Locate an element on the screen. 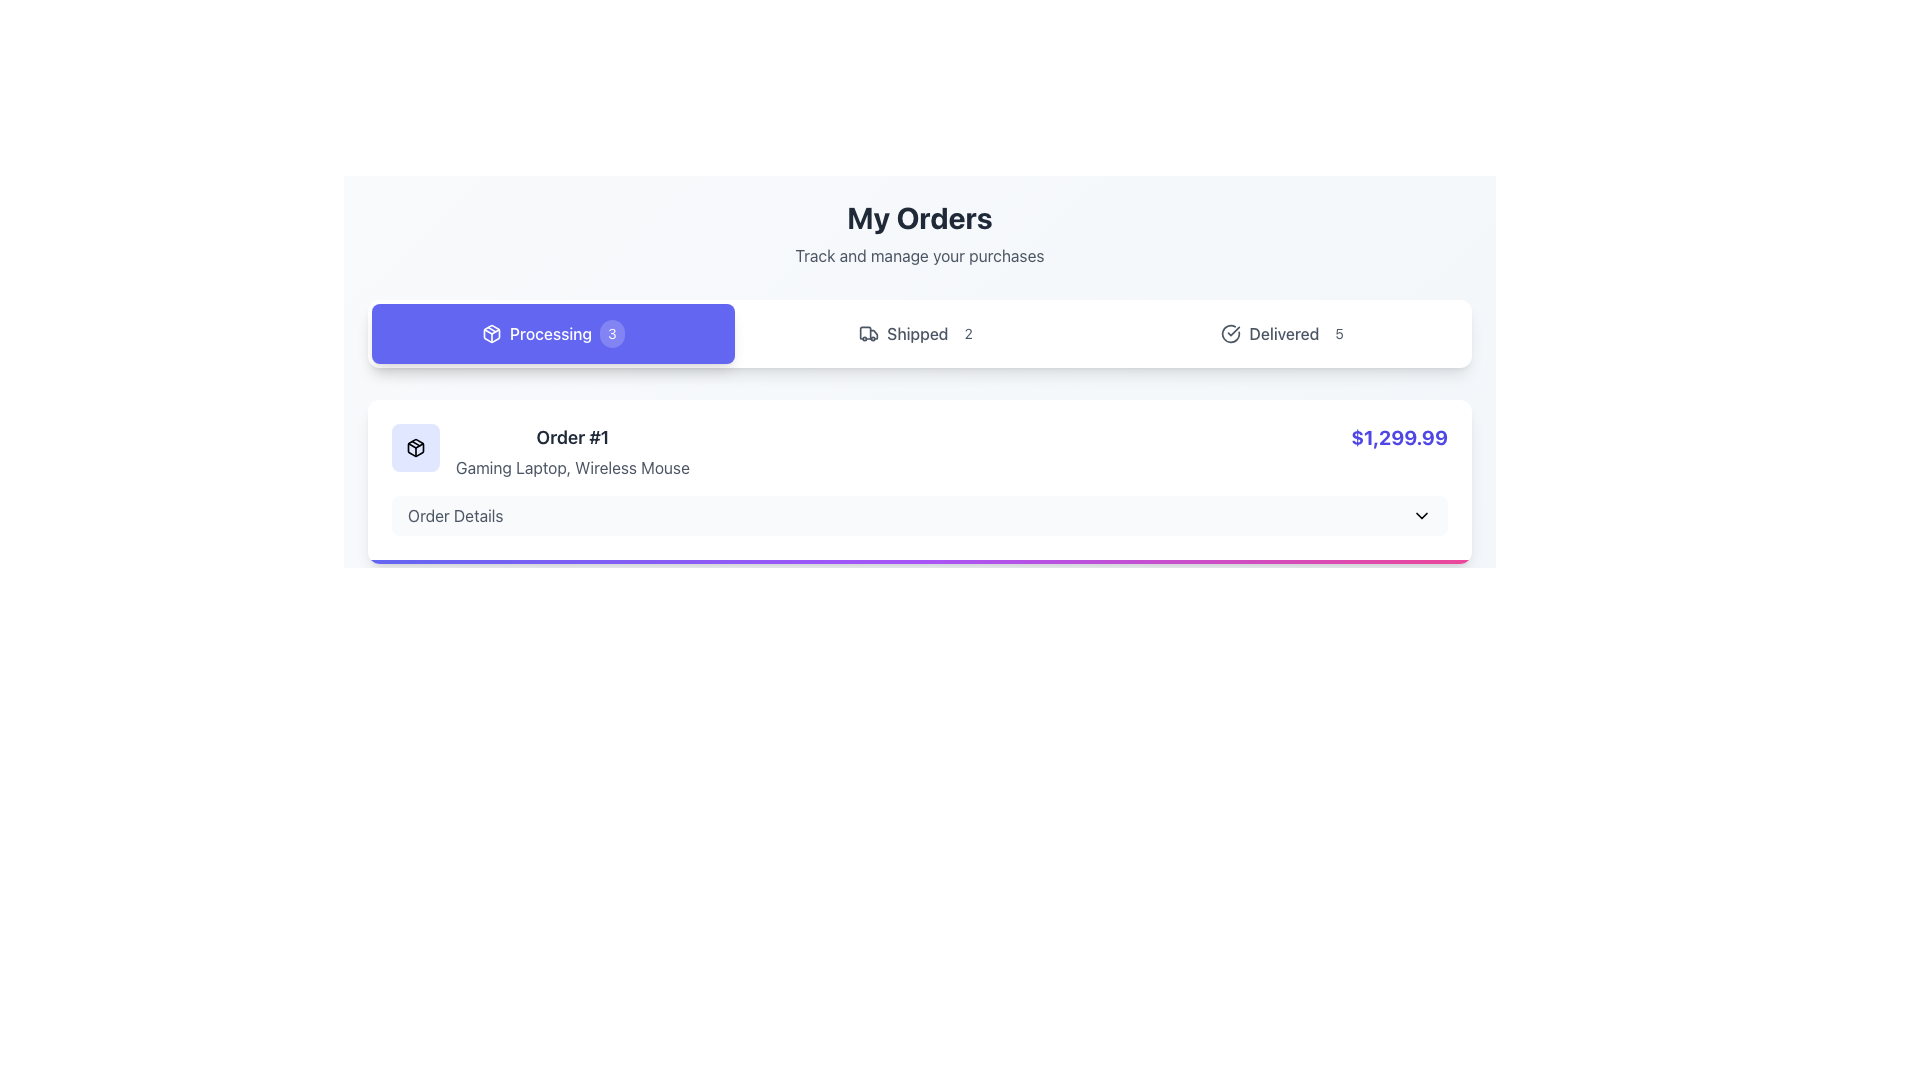 The width and height of the screenshot is (1920, 1080). the truck icon within the 'Shipped' button is located at coordinates (869, 333).